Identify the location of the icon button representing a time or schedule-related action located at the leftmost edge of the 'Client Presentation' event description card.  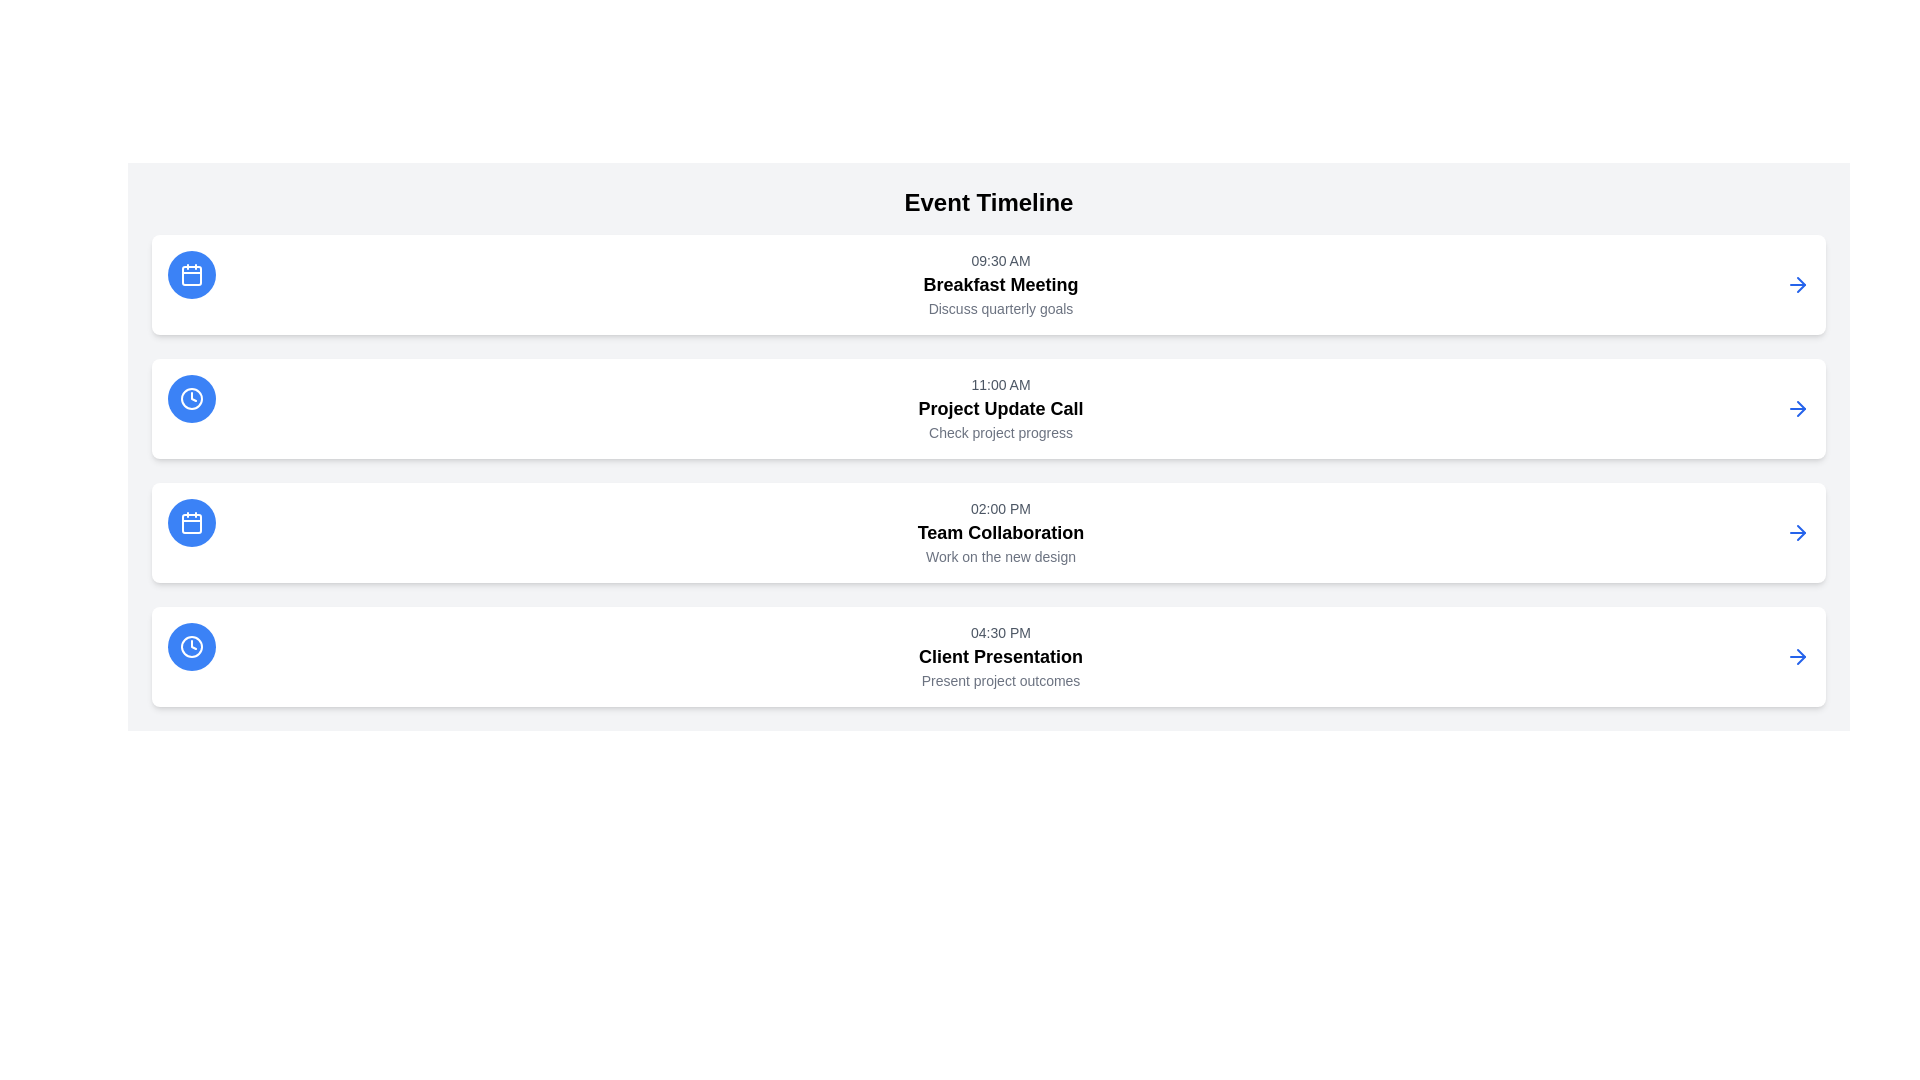
(192, 647).